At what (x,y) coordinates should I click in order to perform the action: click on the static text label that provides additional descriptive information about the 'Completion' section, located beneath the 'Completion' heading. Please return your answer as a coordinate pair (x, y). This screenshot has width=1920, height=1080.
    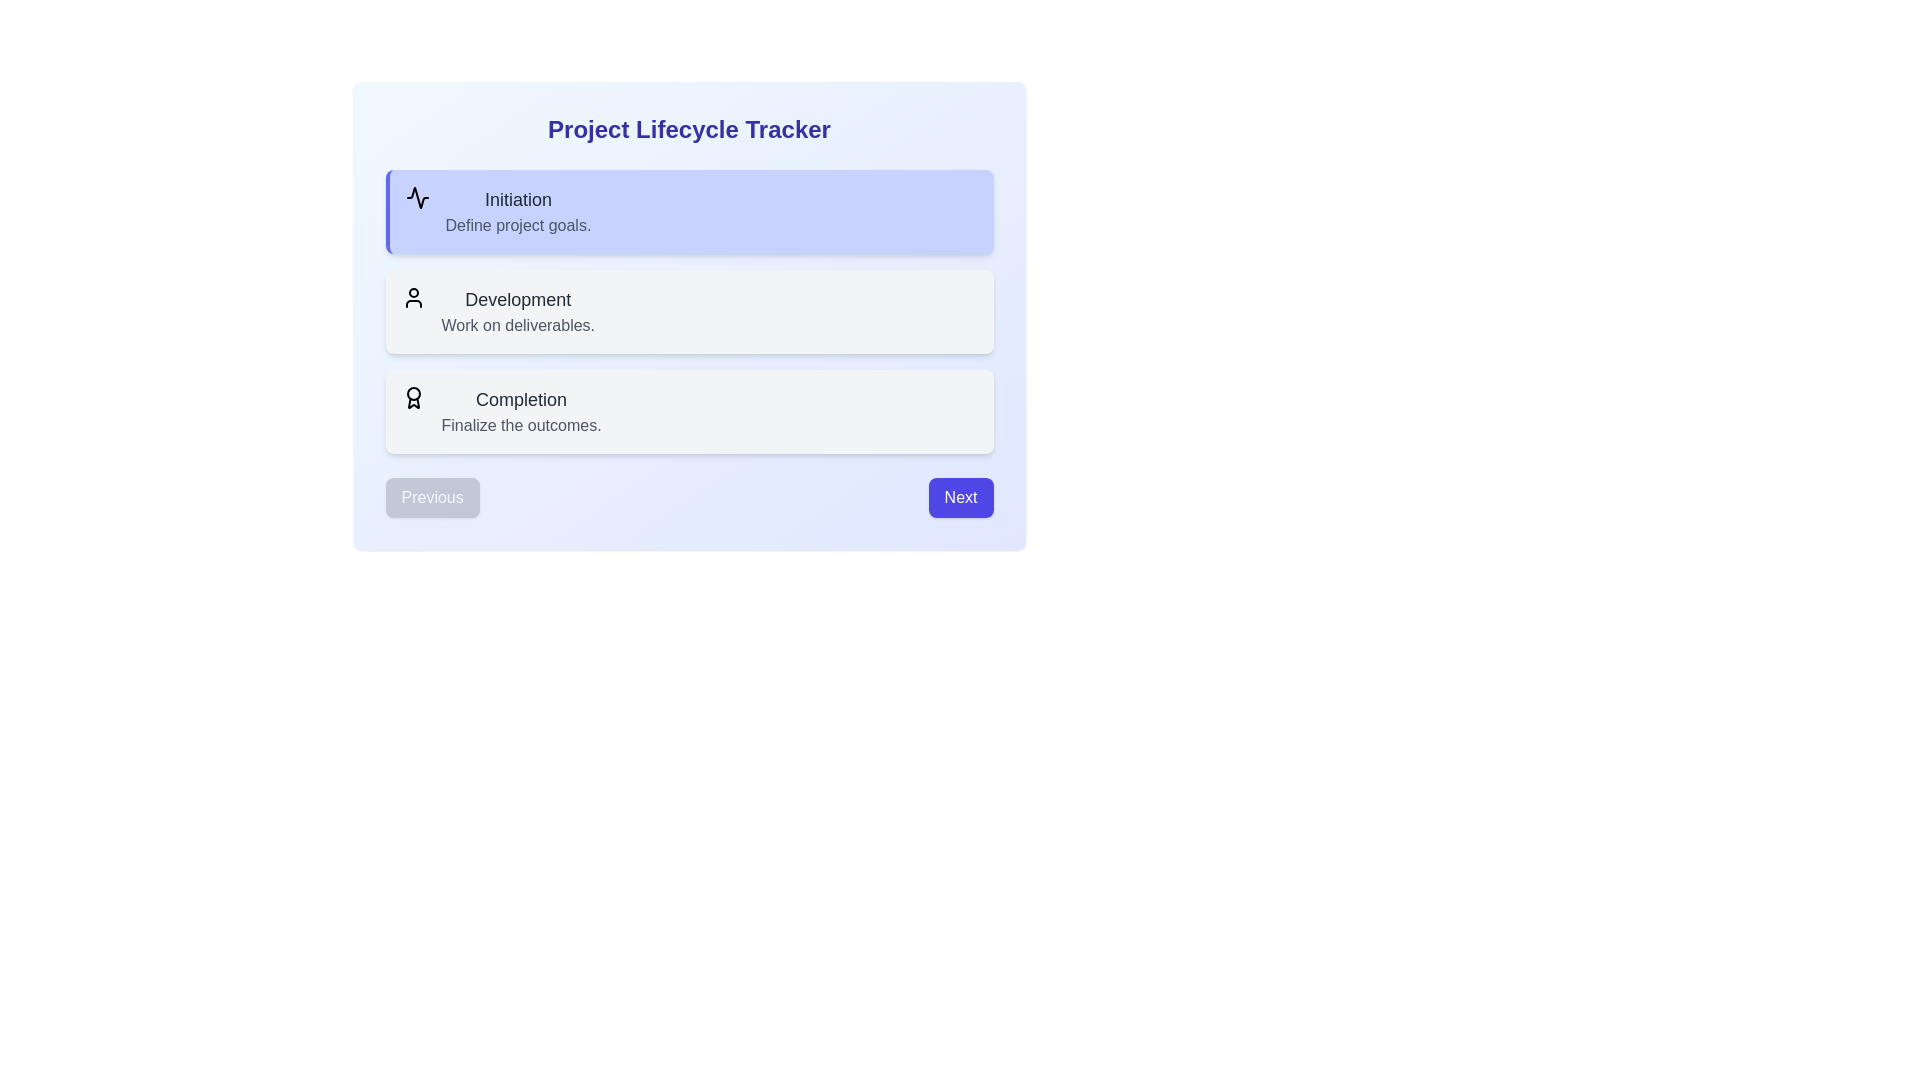
    Looking at the image, I should click on (521, 424).